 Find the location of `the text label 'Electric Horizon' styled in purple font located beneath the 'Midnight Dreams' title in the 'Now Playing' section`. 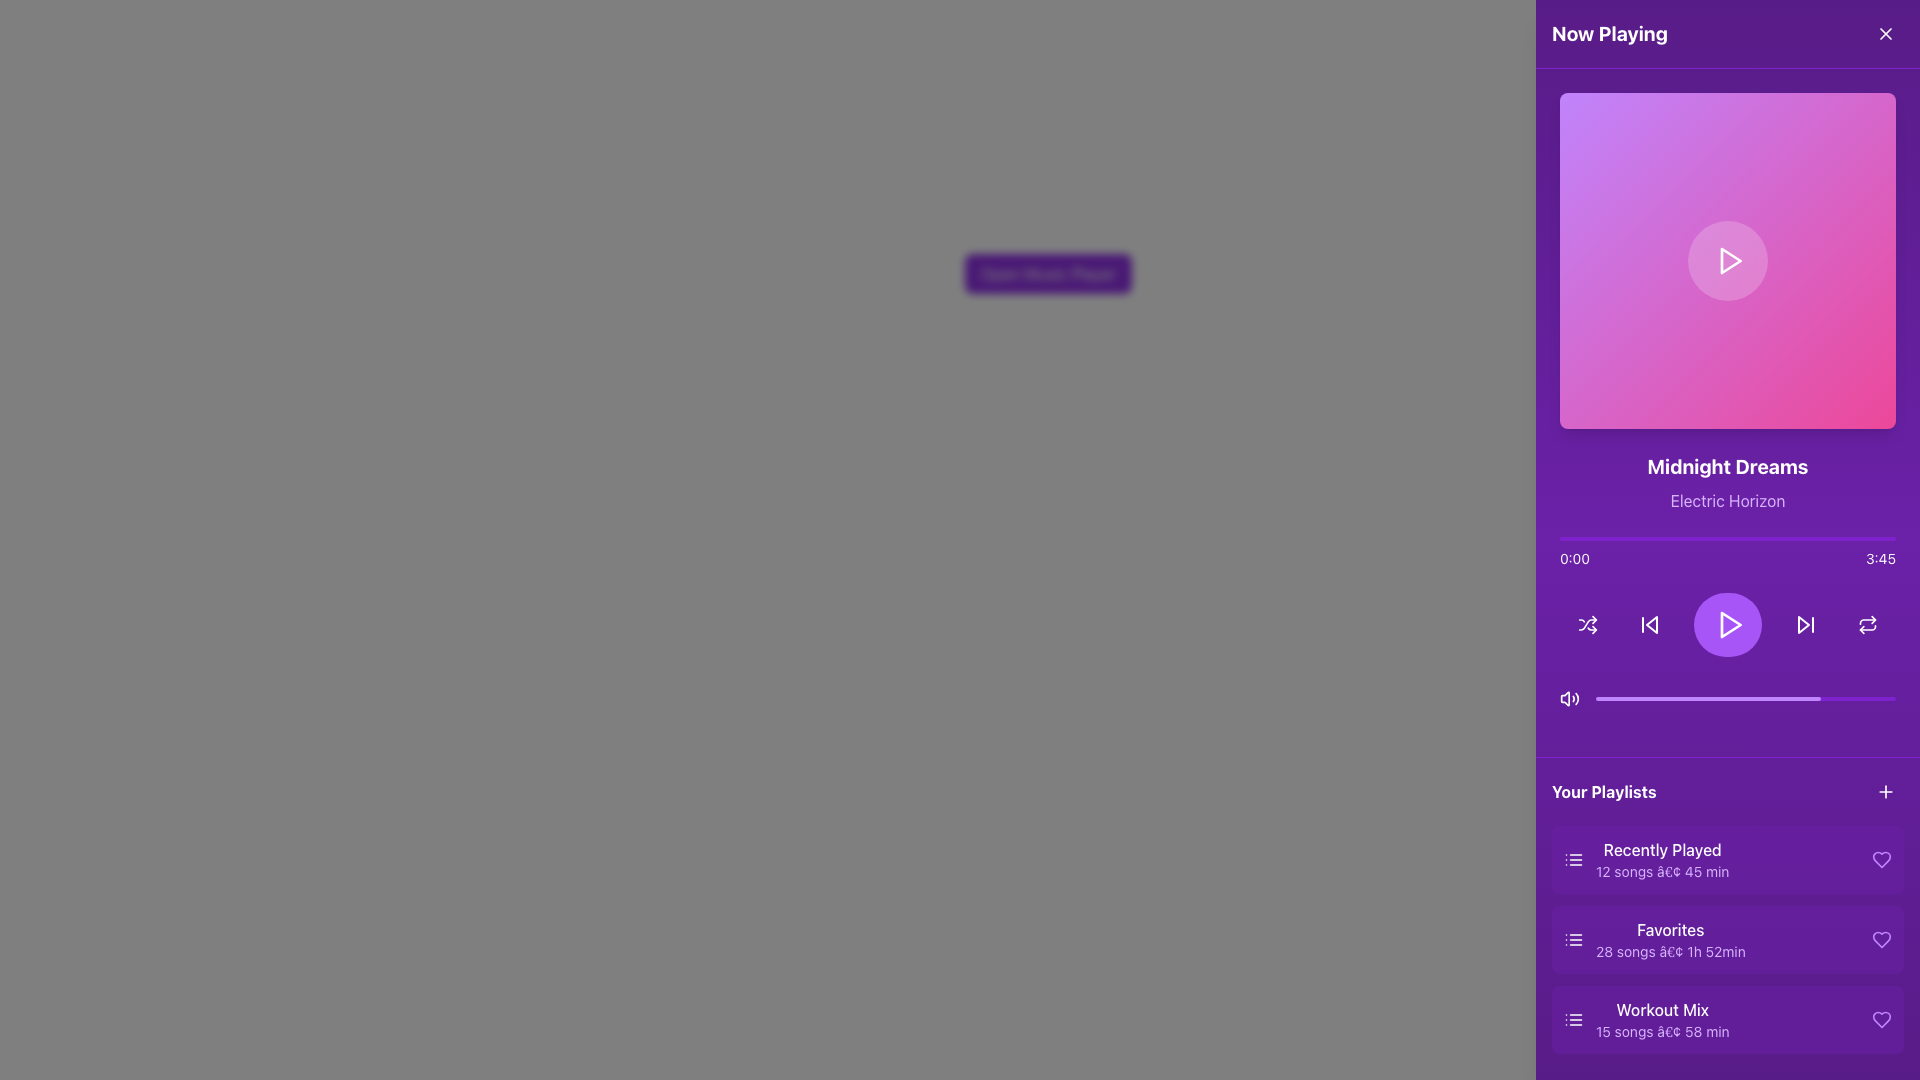

the text label 'Electric Horizon' styled in purple font located beneath the 'Midnight Dreams' title in the 'Now Playing' section is located at coordinates (1727, 500).